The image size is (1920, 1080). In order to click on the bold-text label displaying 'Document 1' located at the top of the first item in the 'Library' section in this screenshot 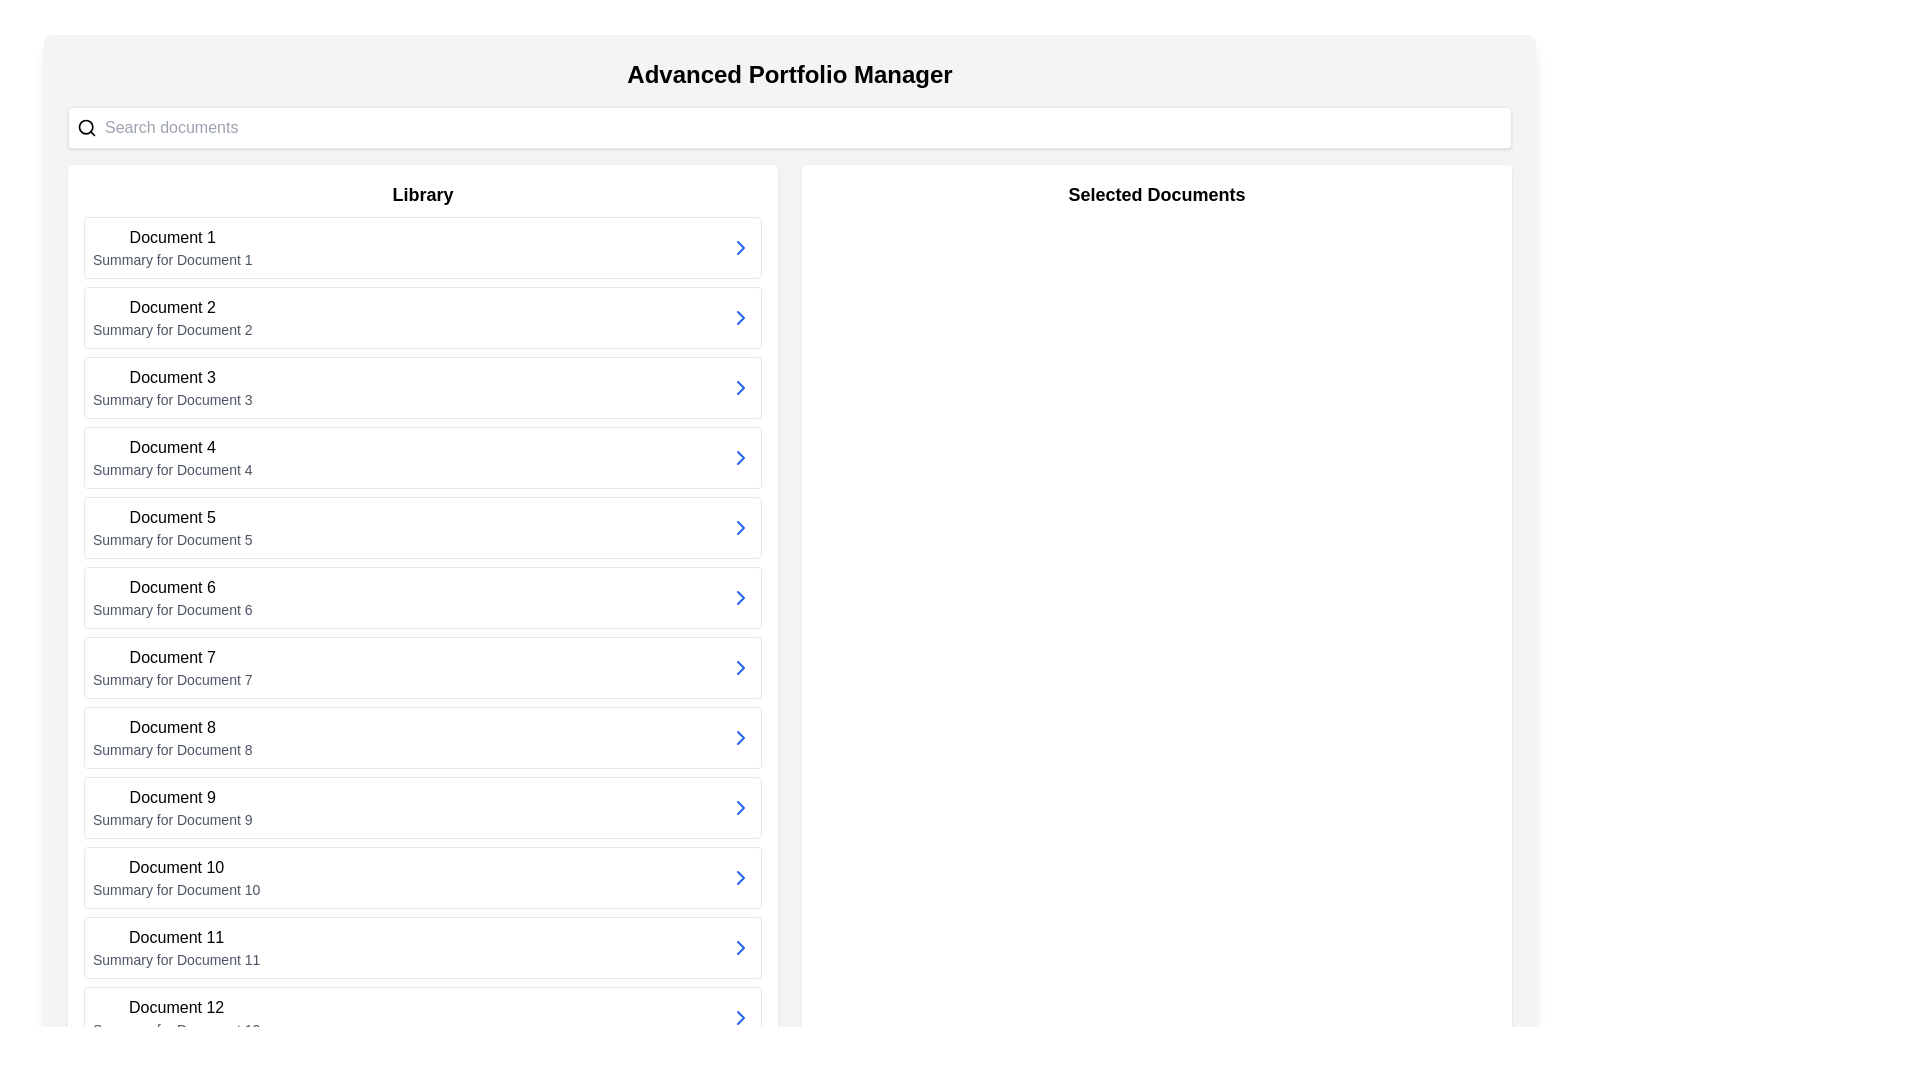, I will do `click(172, 237)`.